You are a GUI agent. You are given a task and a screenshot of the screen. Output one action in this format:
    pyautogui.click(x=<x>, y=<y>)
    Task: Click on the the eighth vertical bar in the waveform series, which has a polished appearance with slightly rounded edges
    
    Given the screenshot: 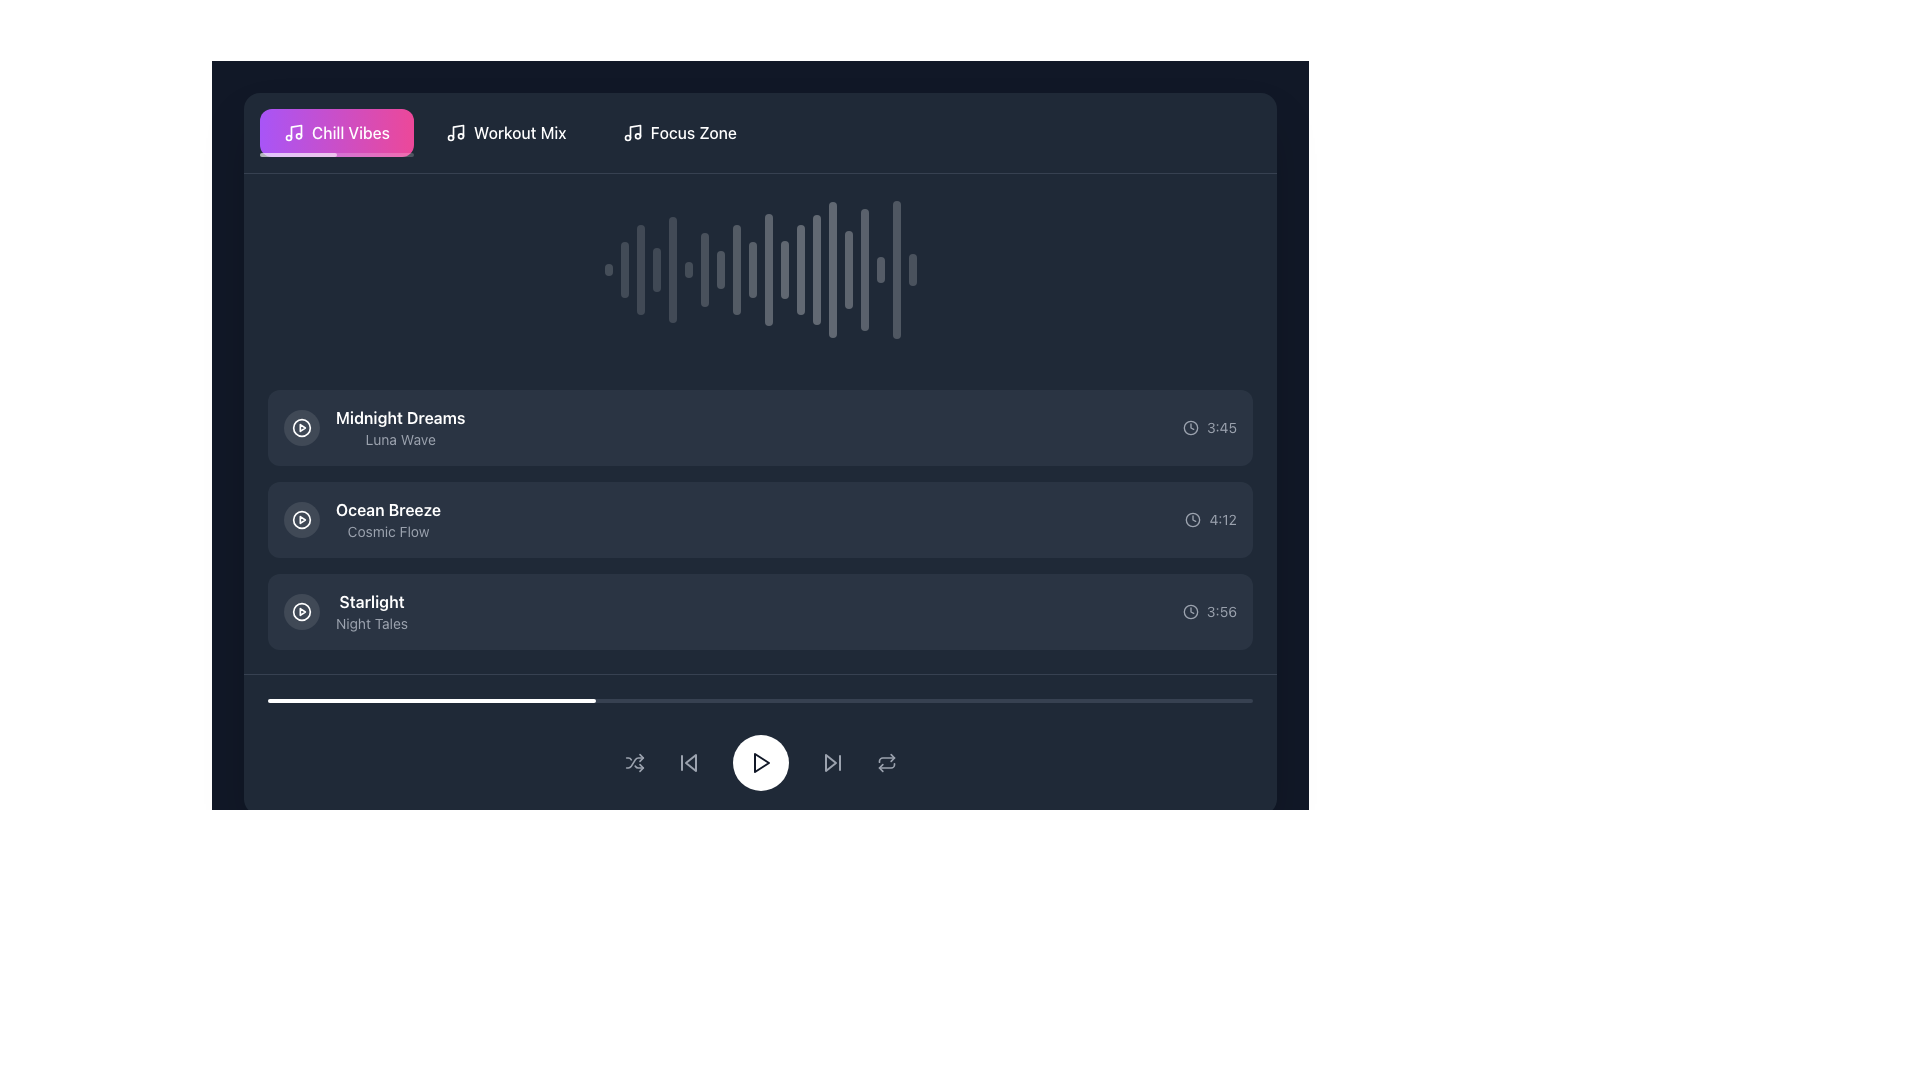 What is the action you would take?
    pyautogui.click(x=720, y=270)
    